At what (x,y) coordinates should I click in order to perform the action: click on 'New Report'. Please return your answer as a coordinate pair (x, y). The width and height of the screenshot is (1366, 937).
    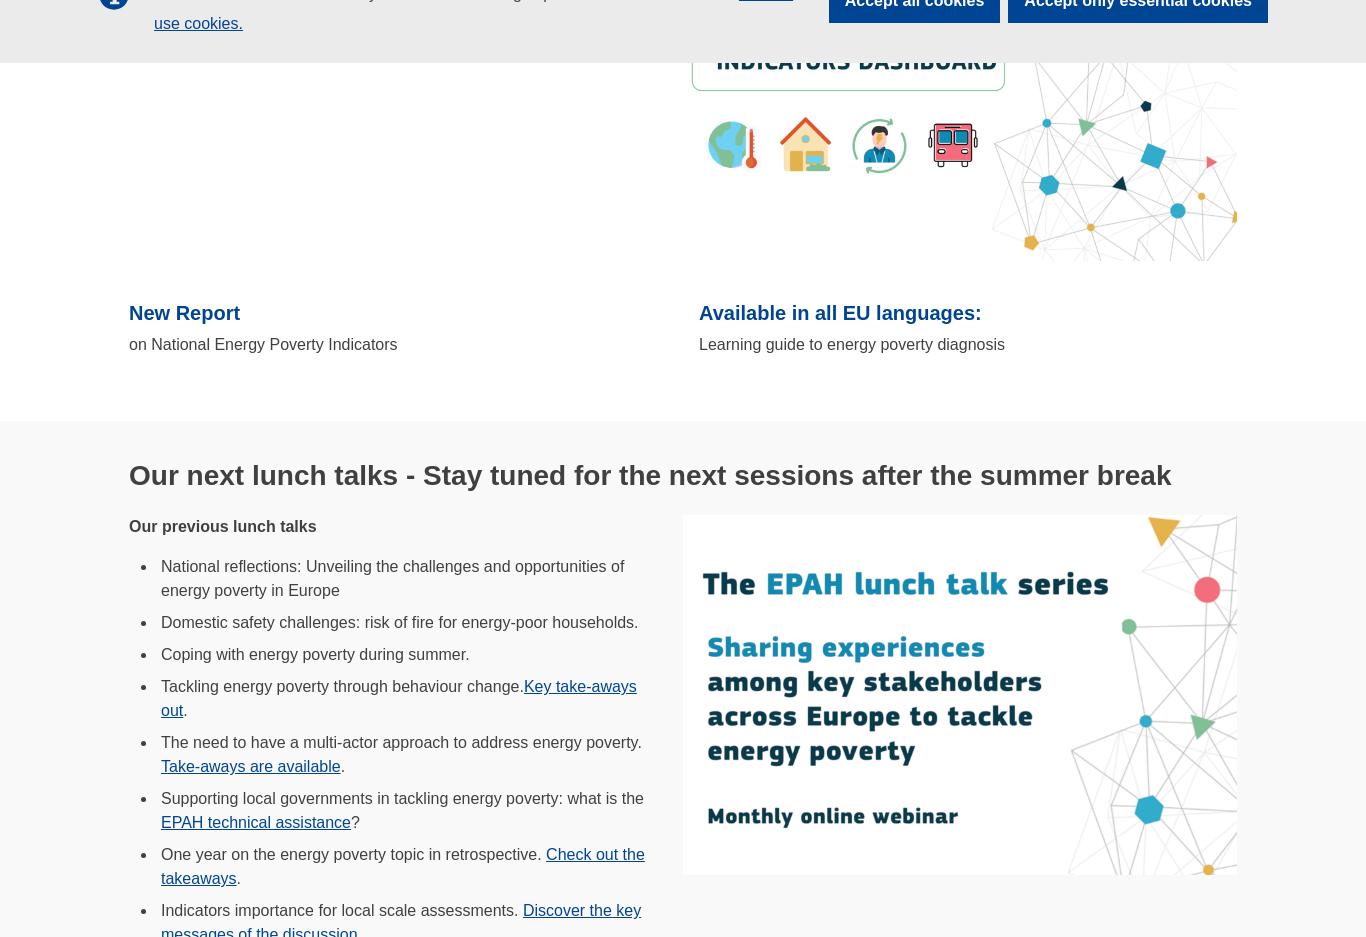
    Looking at the image, I should click on (127, 311).